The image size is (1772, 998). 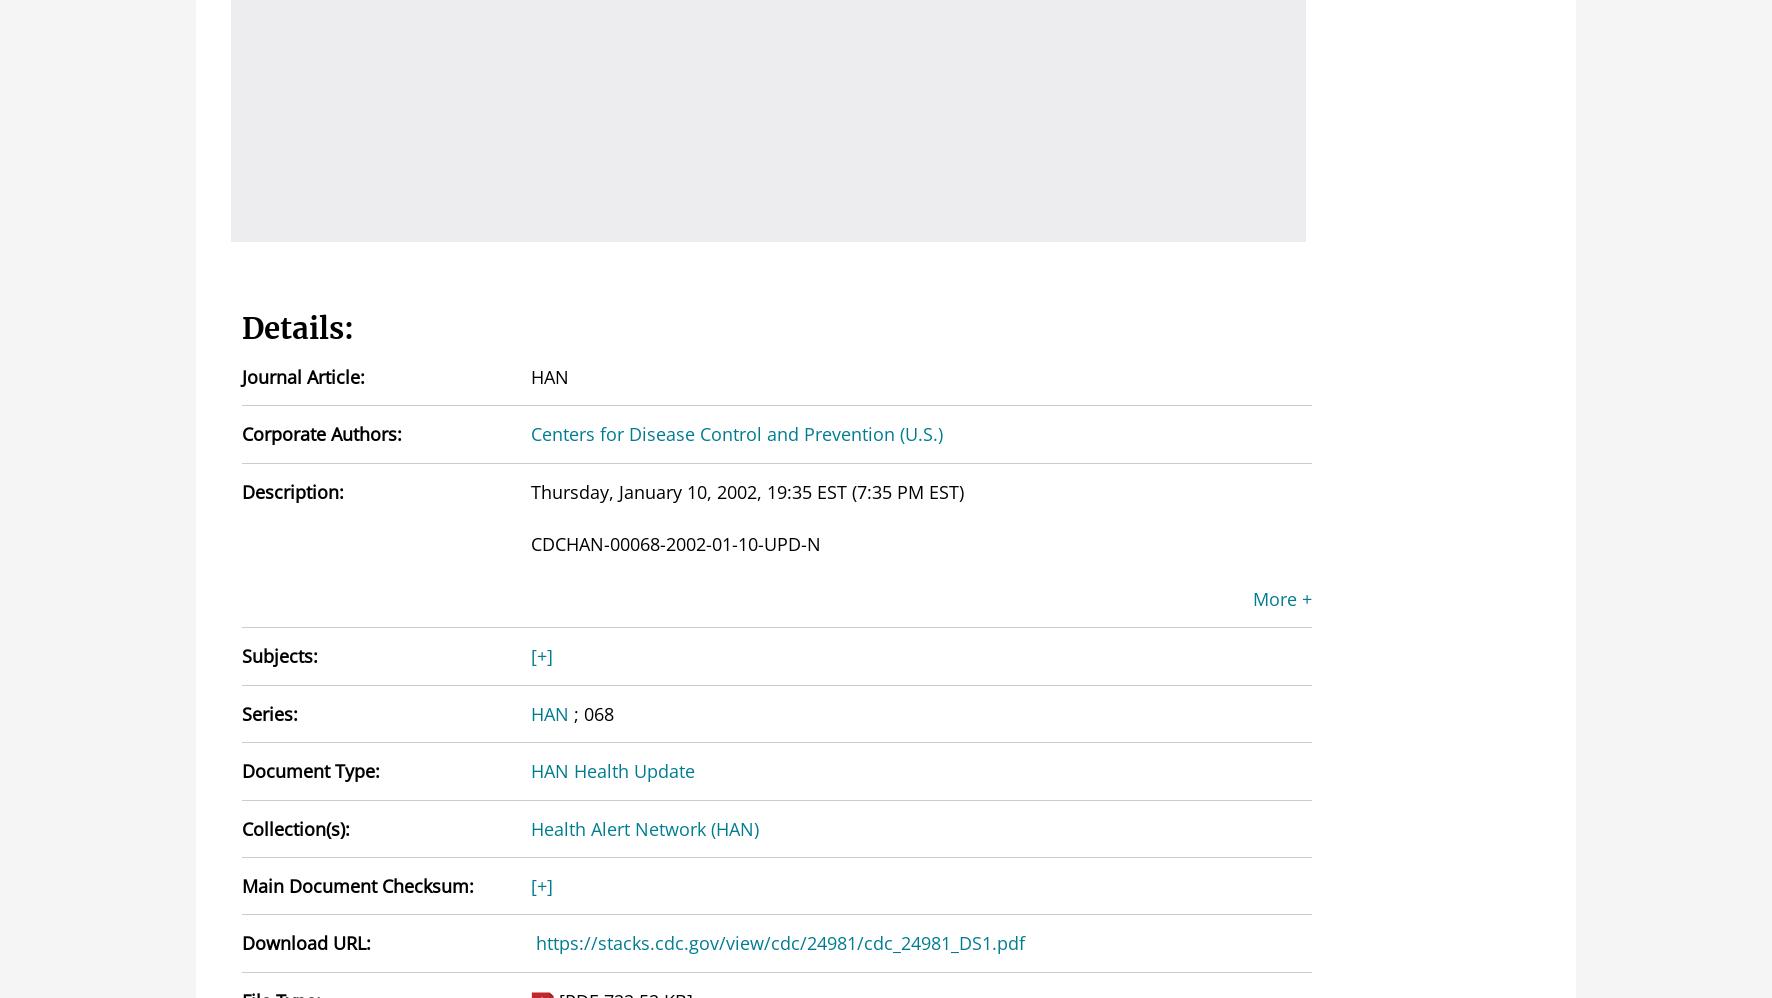 I want to click on 'Collection(s):', so click(x=294, y=828).